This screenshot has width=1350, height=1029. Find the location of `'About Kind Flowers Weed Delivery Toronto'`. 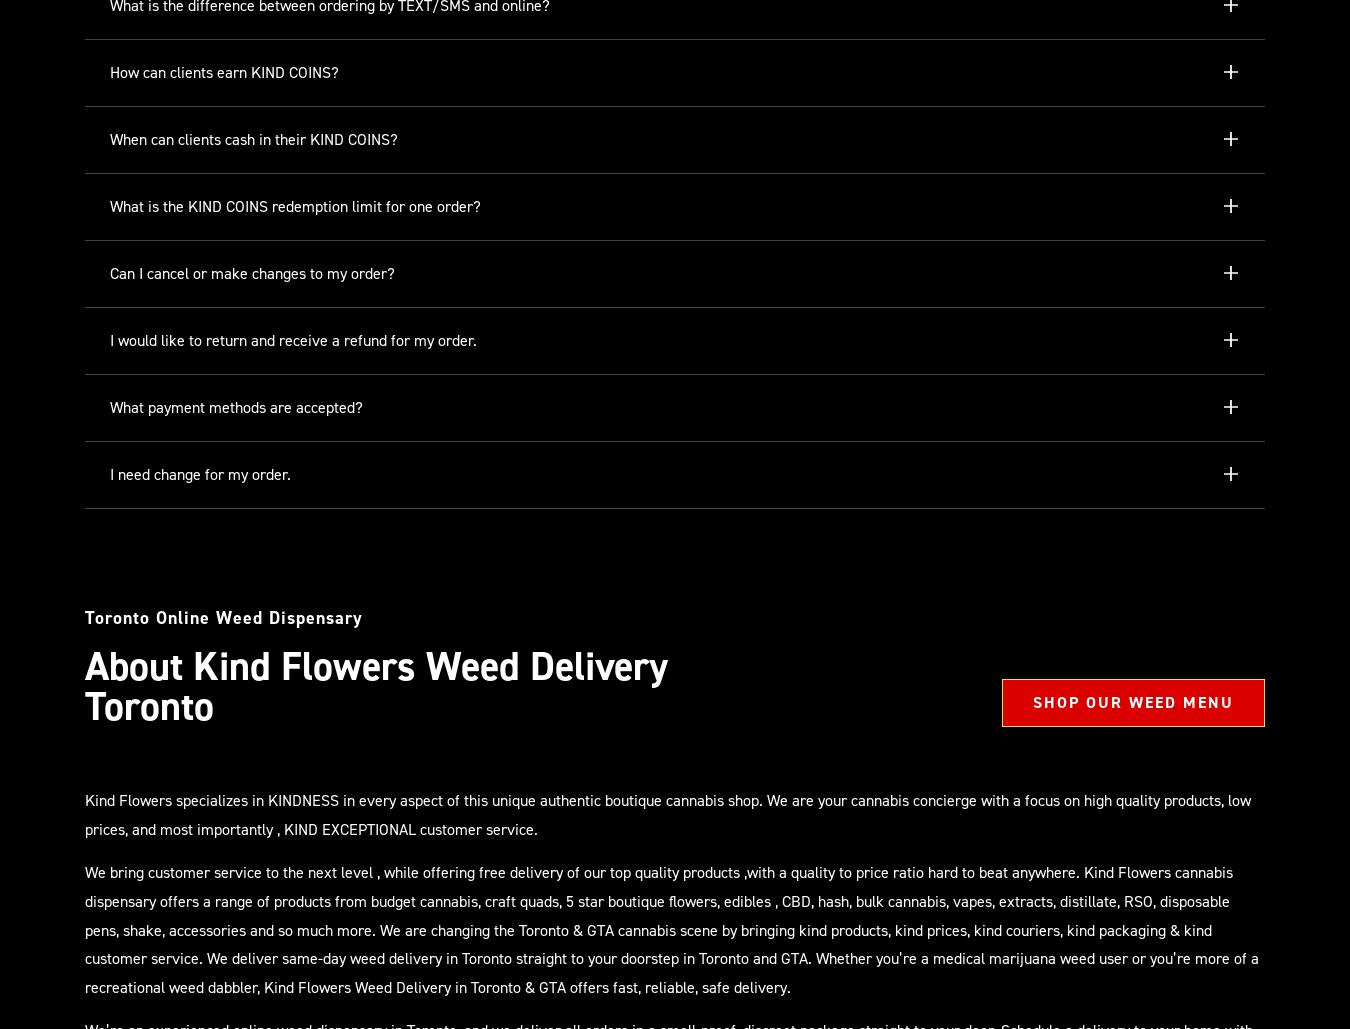

'About Kind Flowers Weed Delivery Toronto' is located at coordinates (376, 685).